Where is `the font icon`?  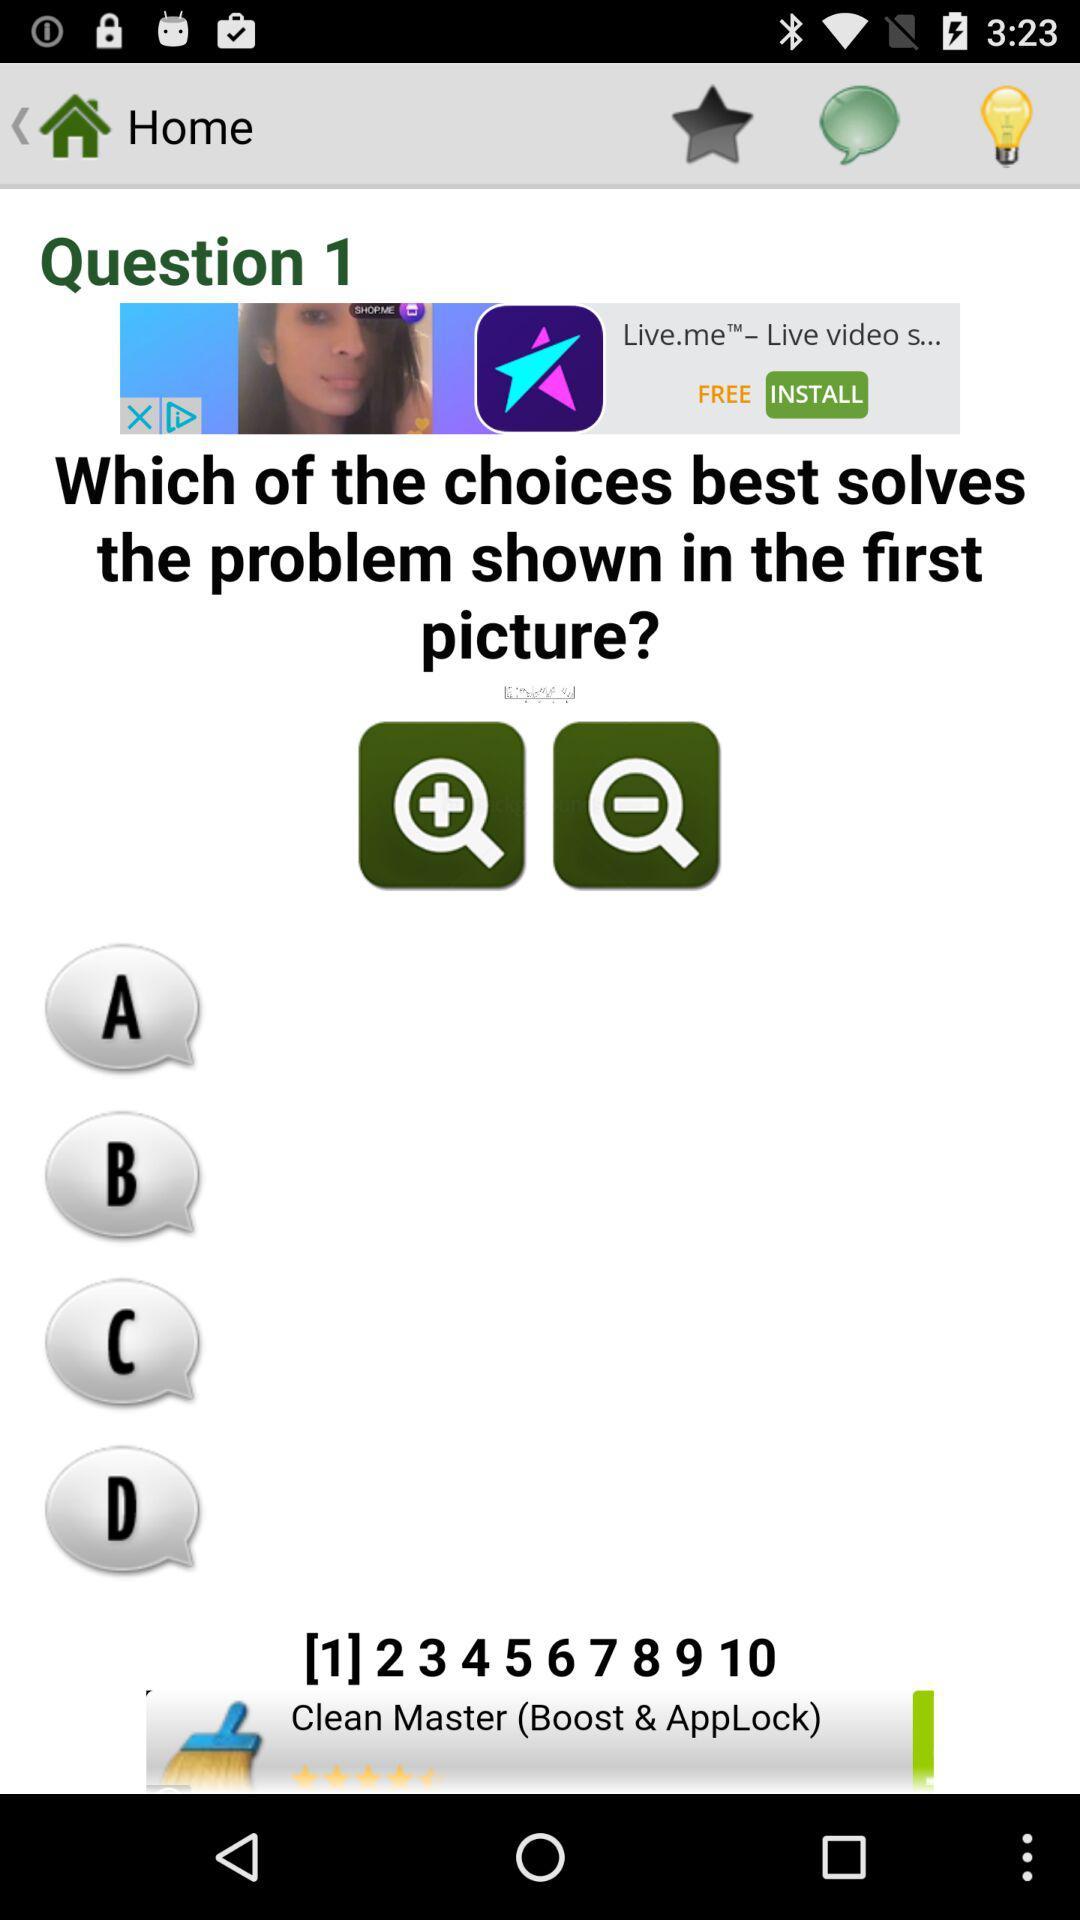
the font icon is located at coordinates (123, 1079).